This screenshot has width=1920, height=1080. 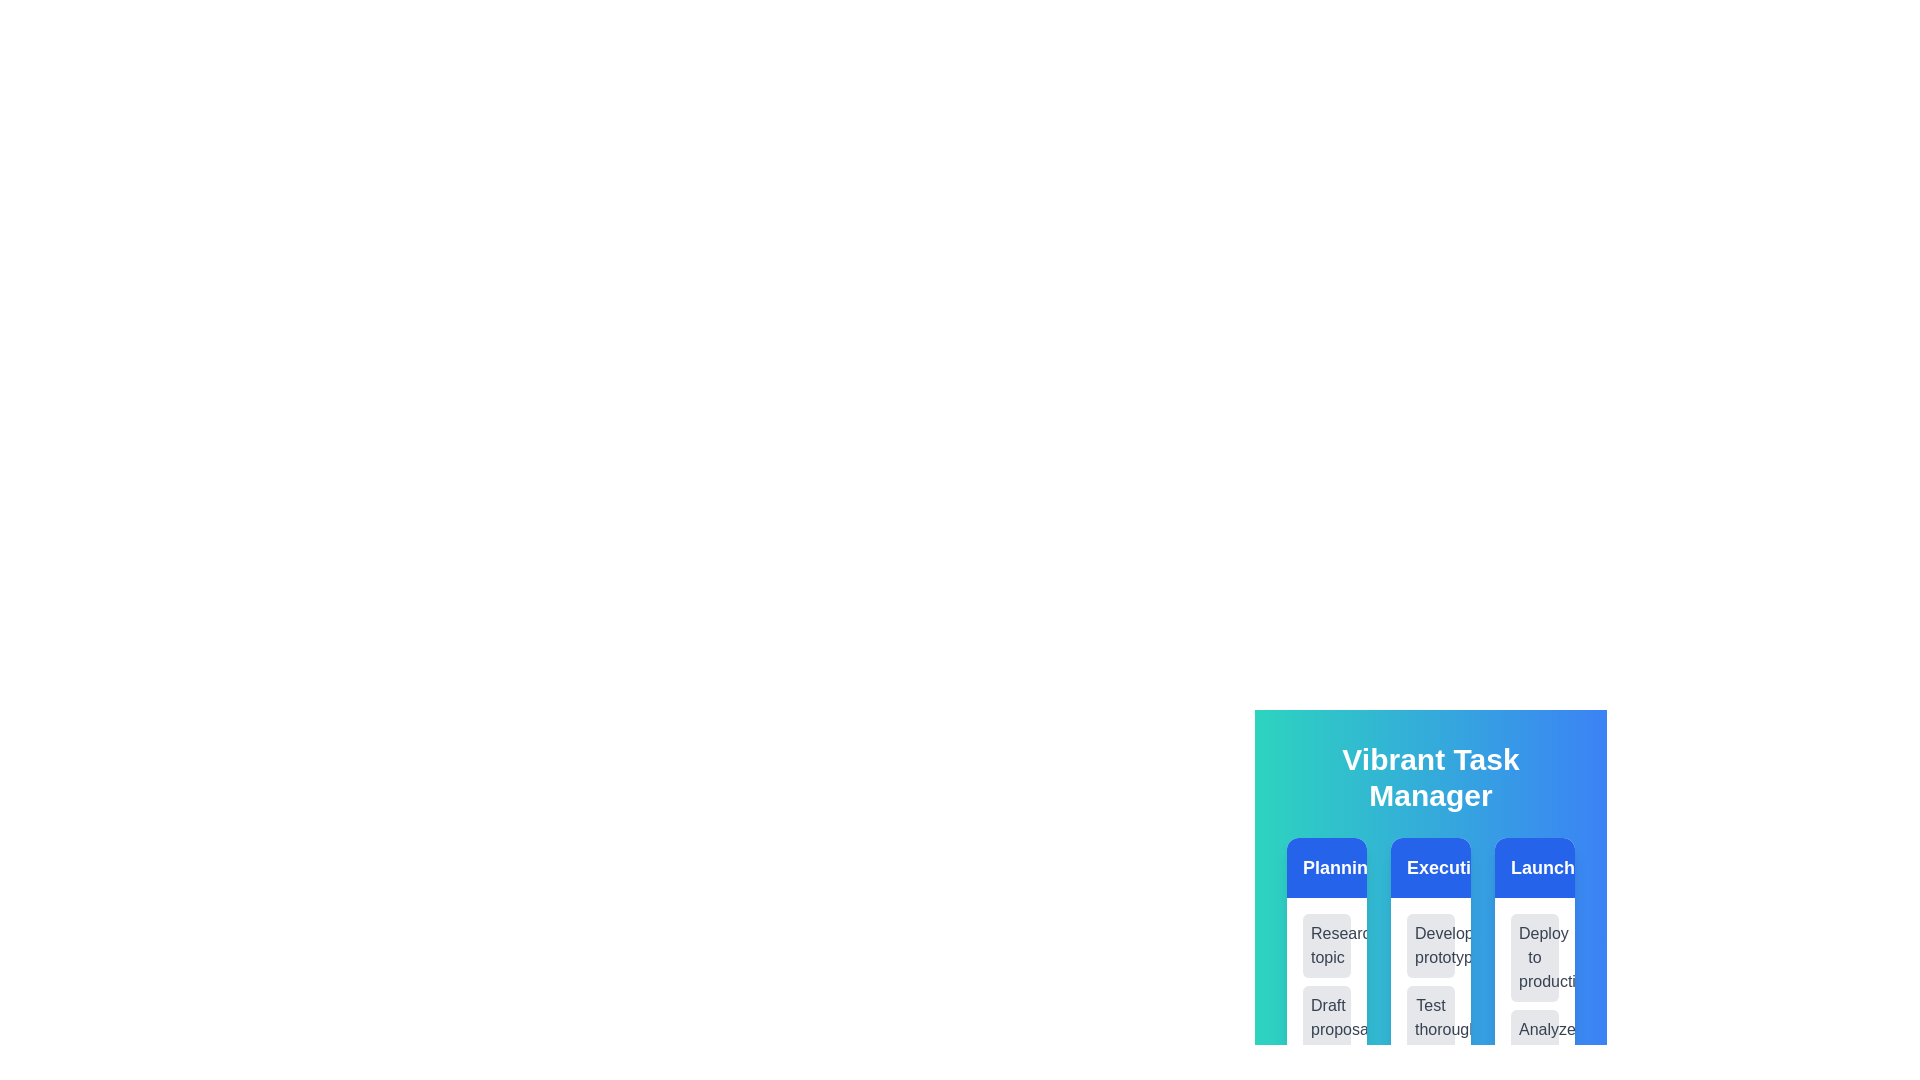 I want to click on text from the Text block that contains 'Test thoroughly' in a gray background, positioned as the middle item in the 'Execute' column, so click(x=1429, y=1018).